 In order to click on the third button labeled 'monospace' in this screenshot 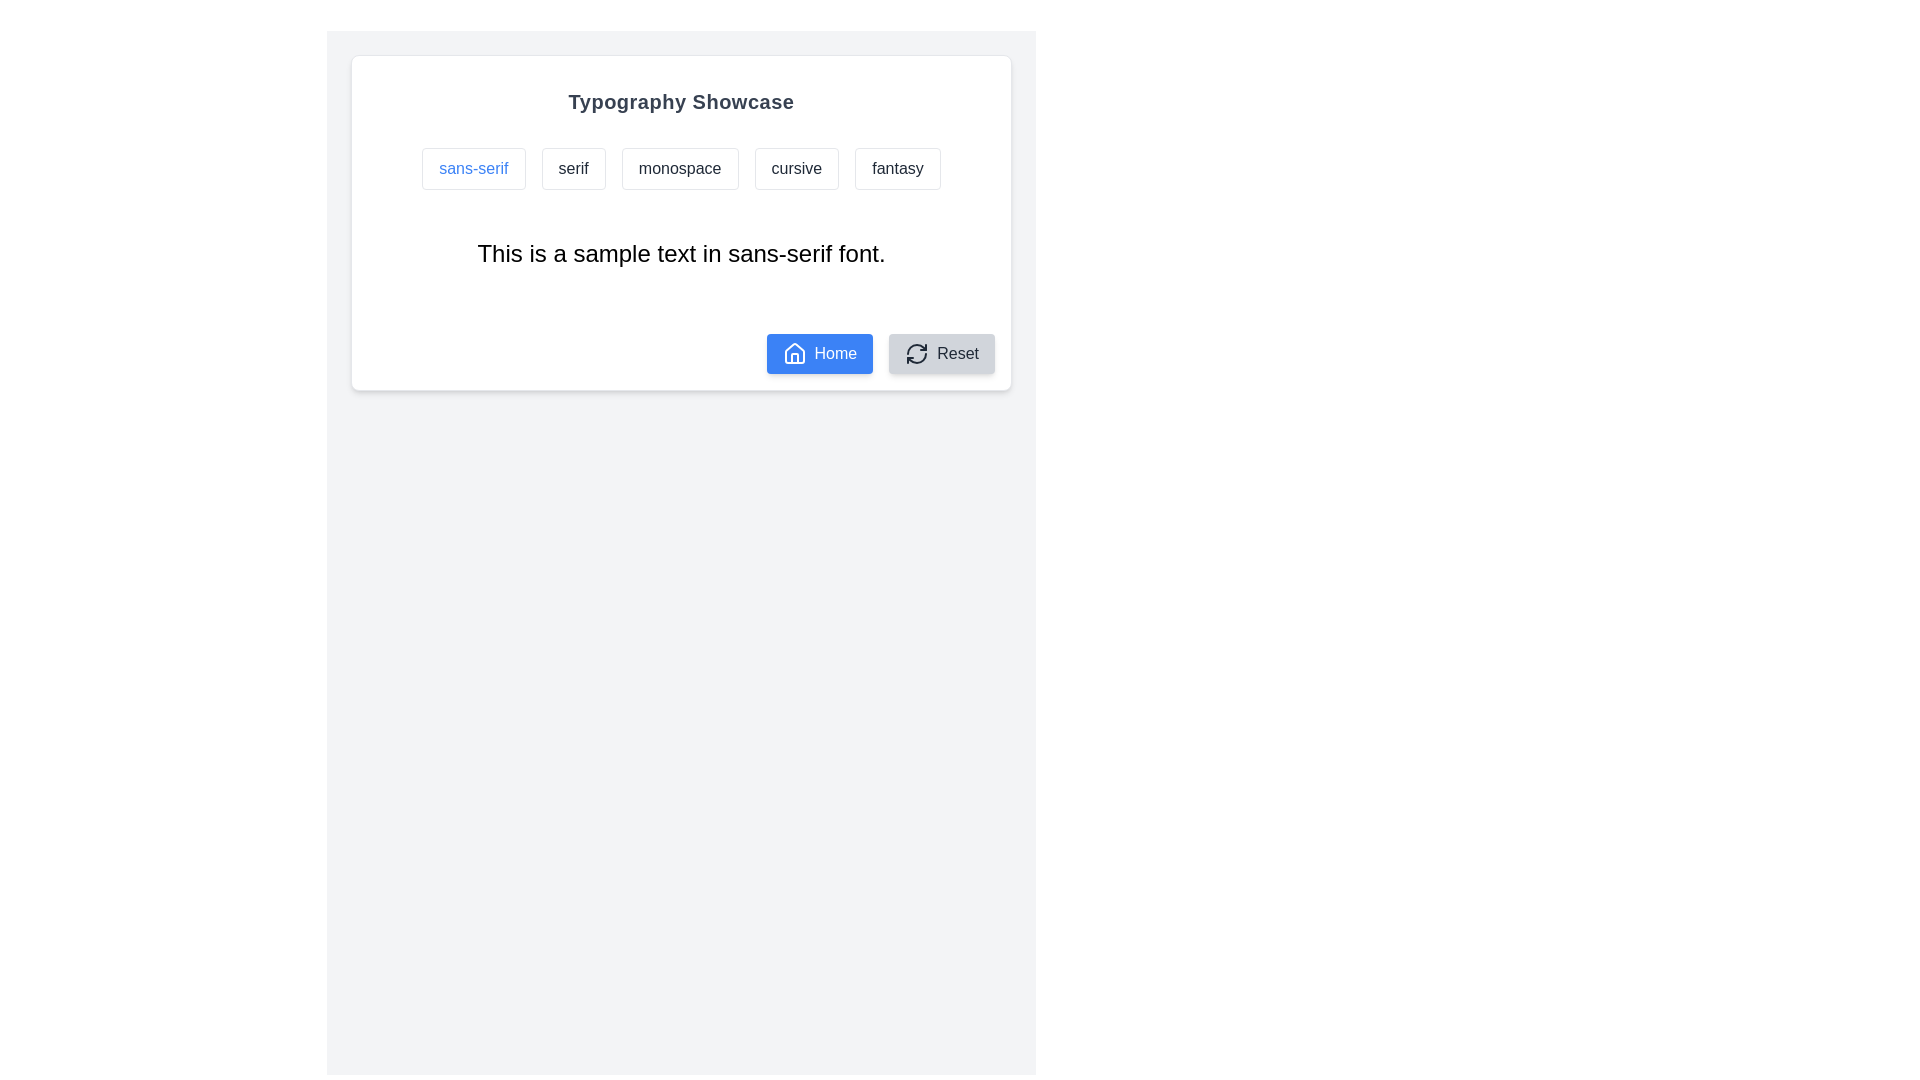, I will do `click(680, 168)`.